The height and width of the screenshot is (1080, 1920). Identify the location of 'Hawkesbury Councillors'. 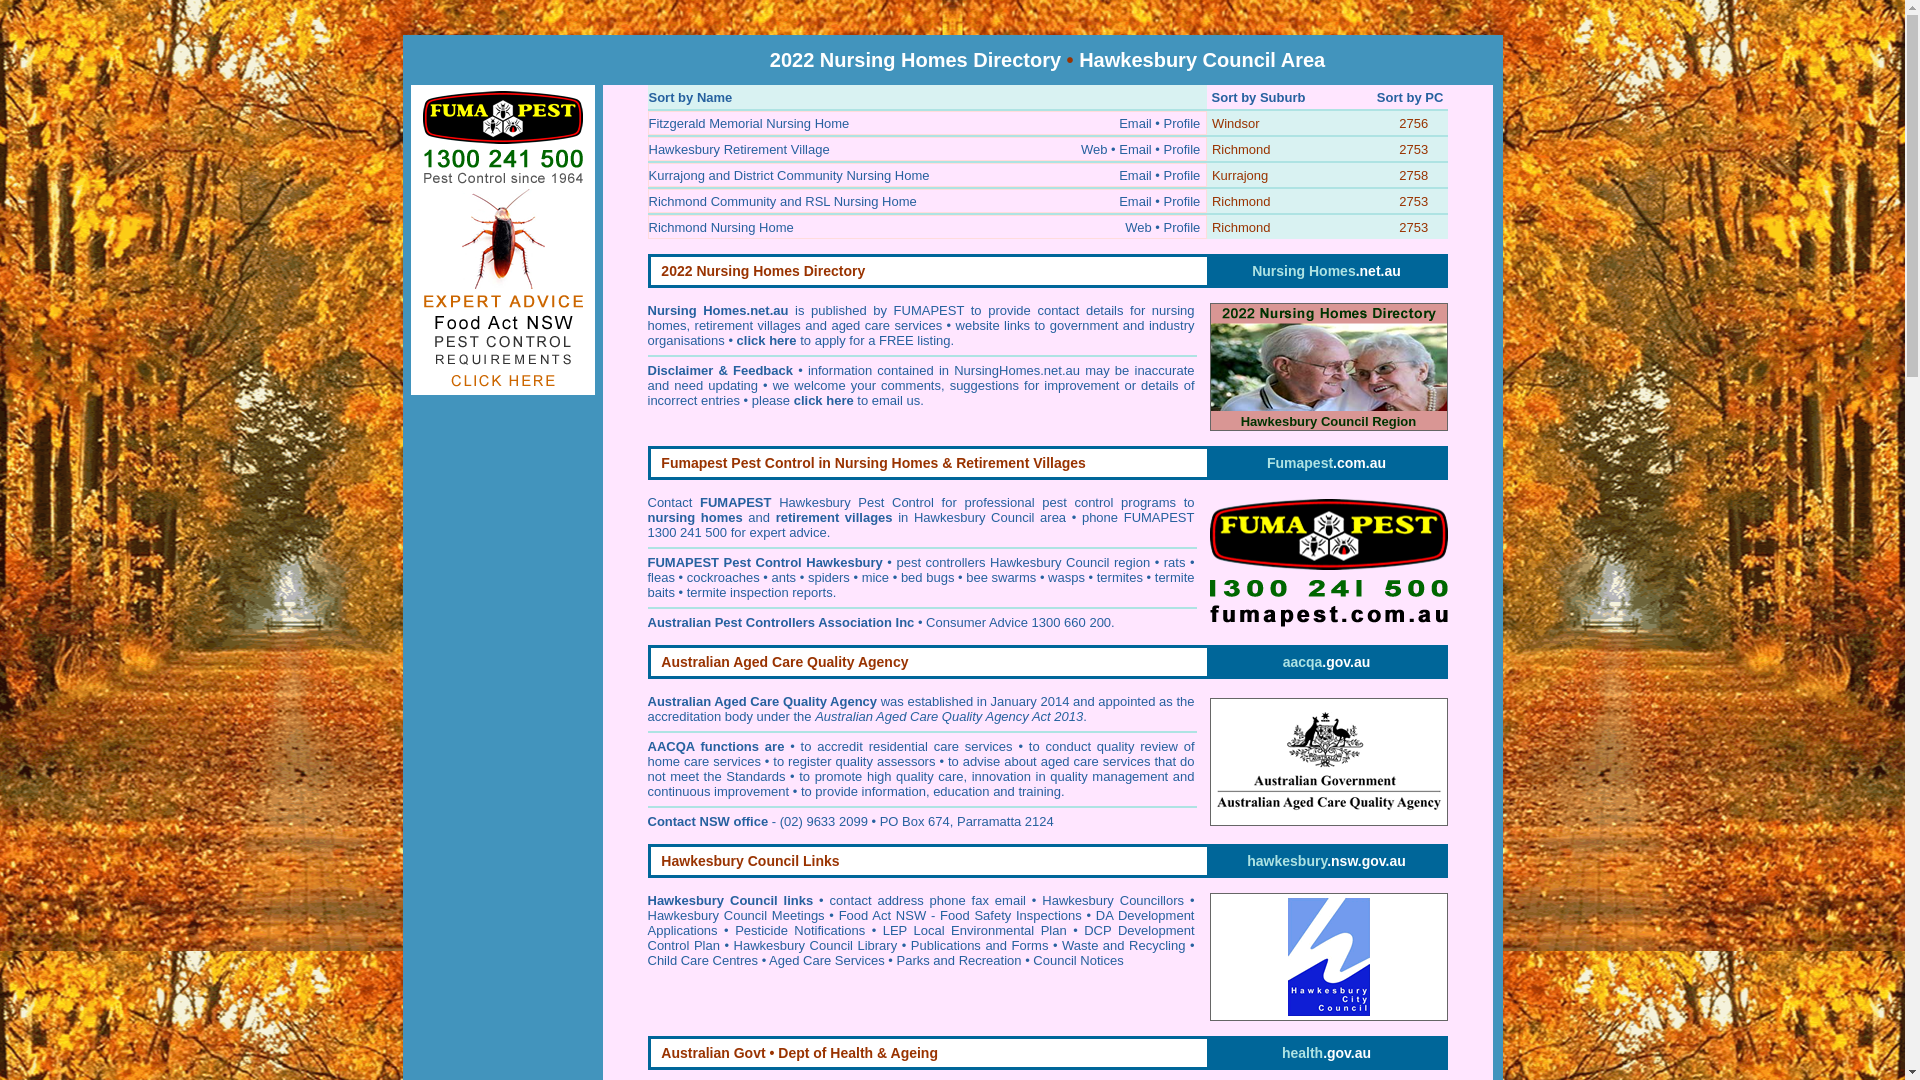
(1112, 900).